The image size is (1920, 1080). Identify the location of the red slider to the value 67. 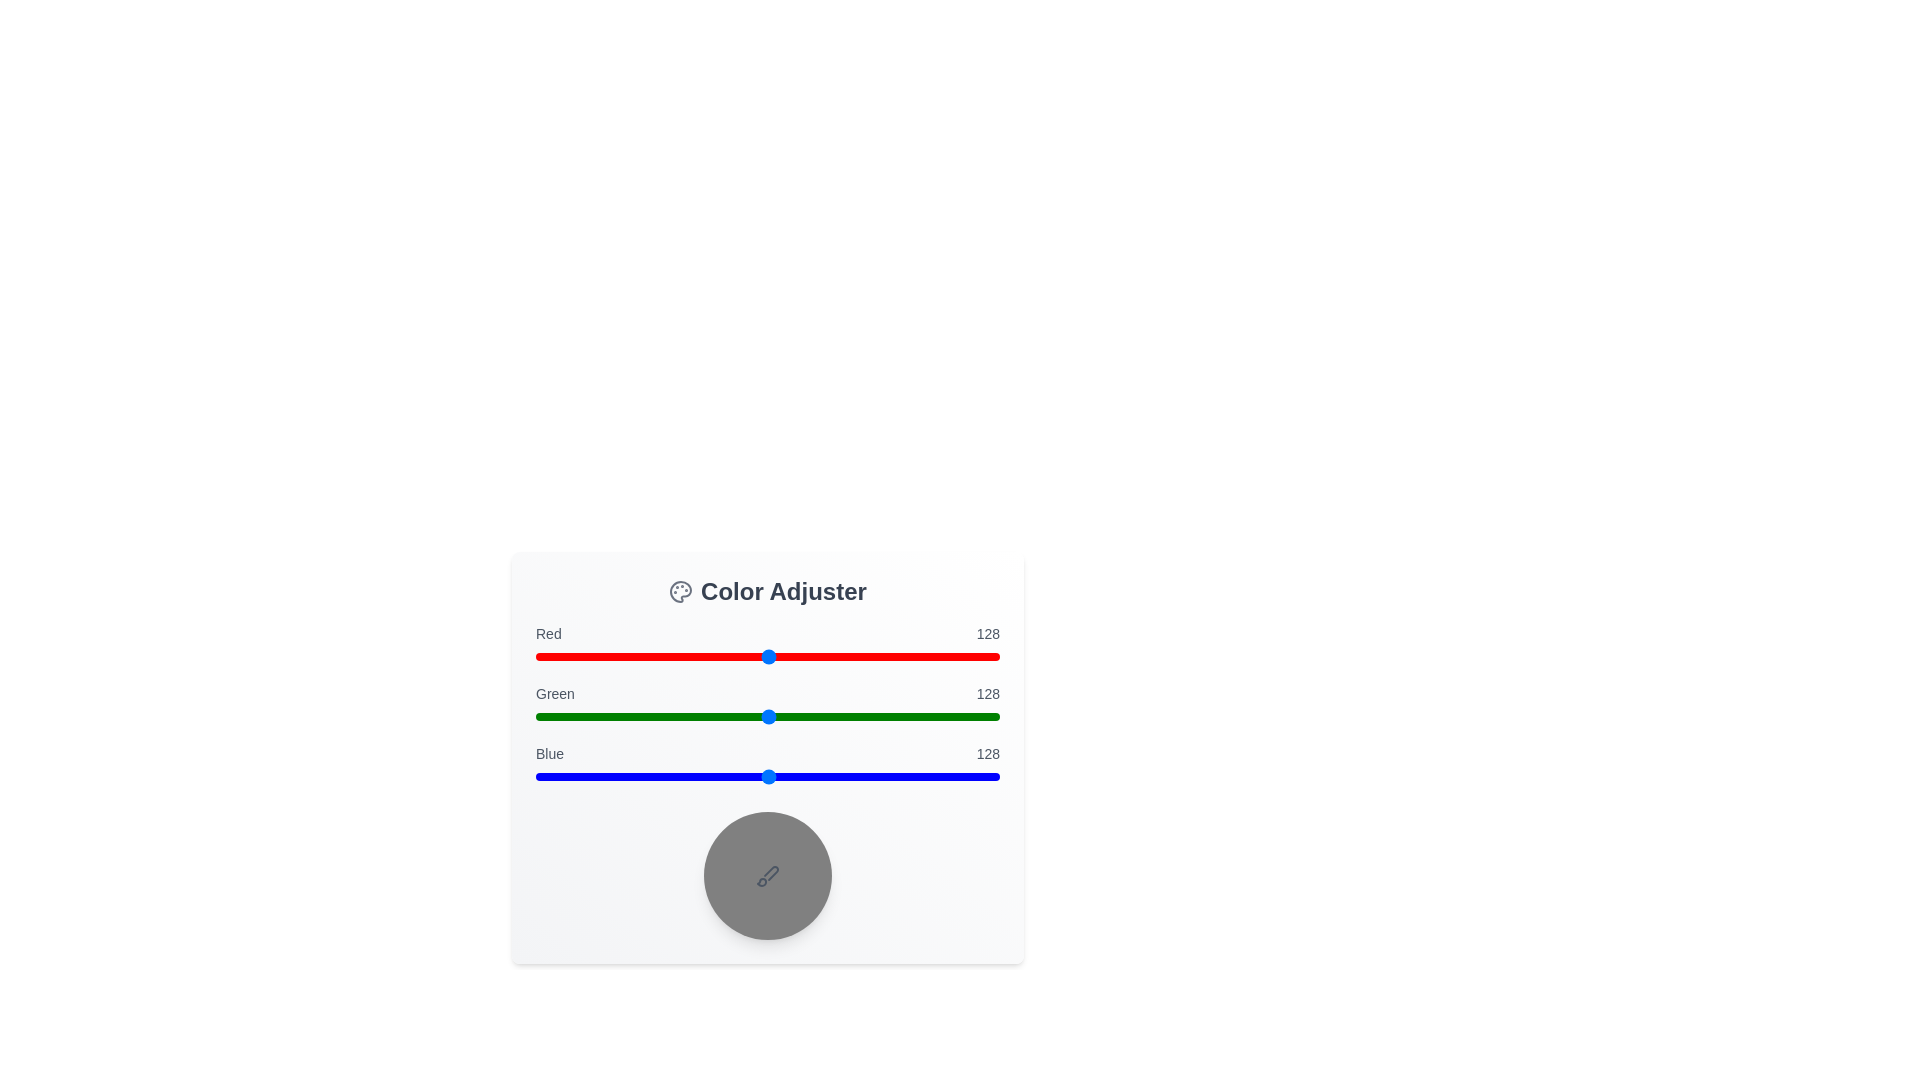
(657, 656).